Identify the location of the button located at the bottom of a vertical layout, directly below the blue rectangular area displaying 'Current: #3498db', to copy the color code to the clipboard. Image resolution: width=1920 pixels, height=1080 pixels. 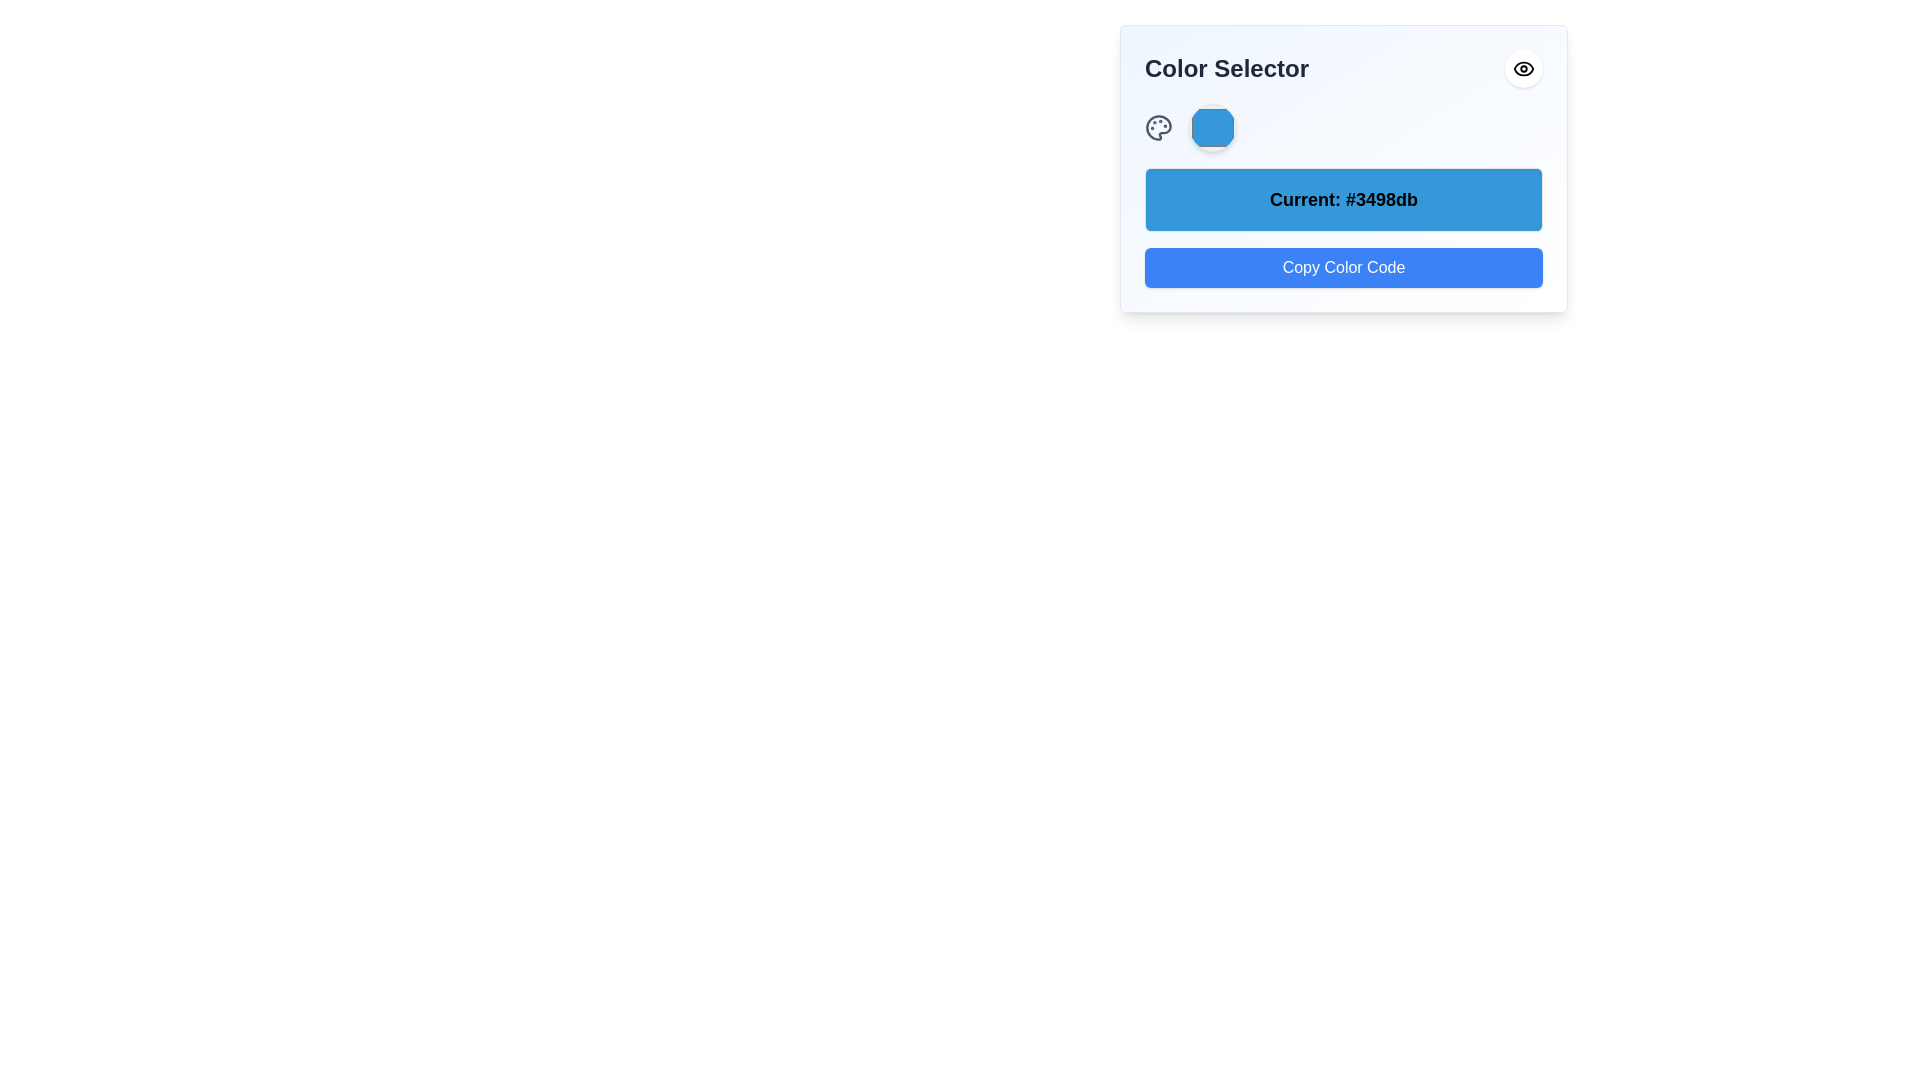
(1344, 266).